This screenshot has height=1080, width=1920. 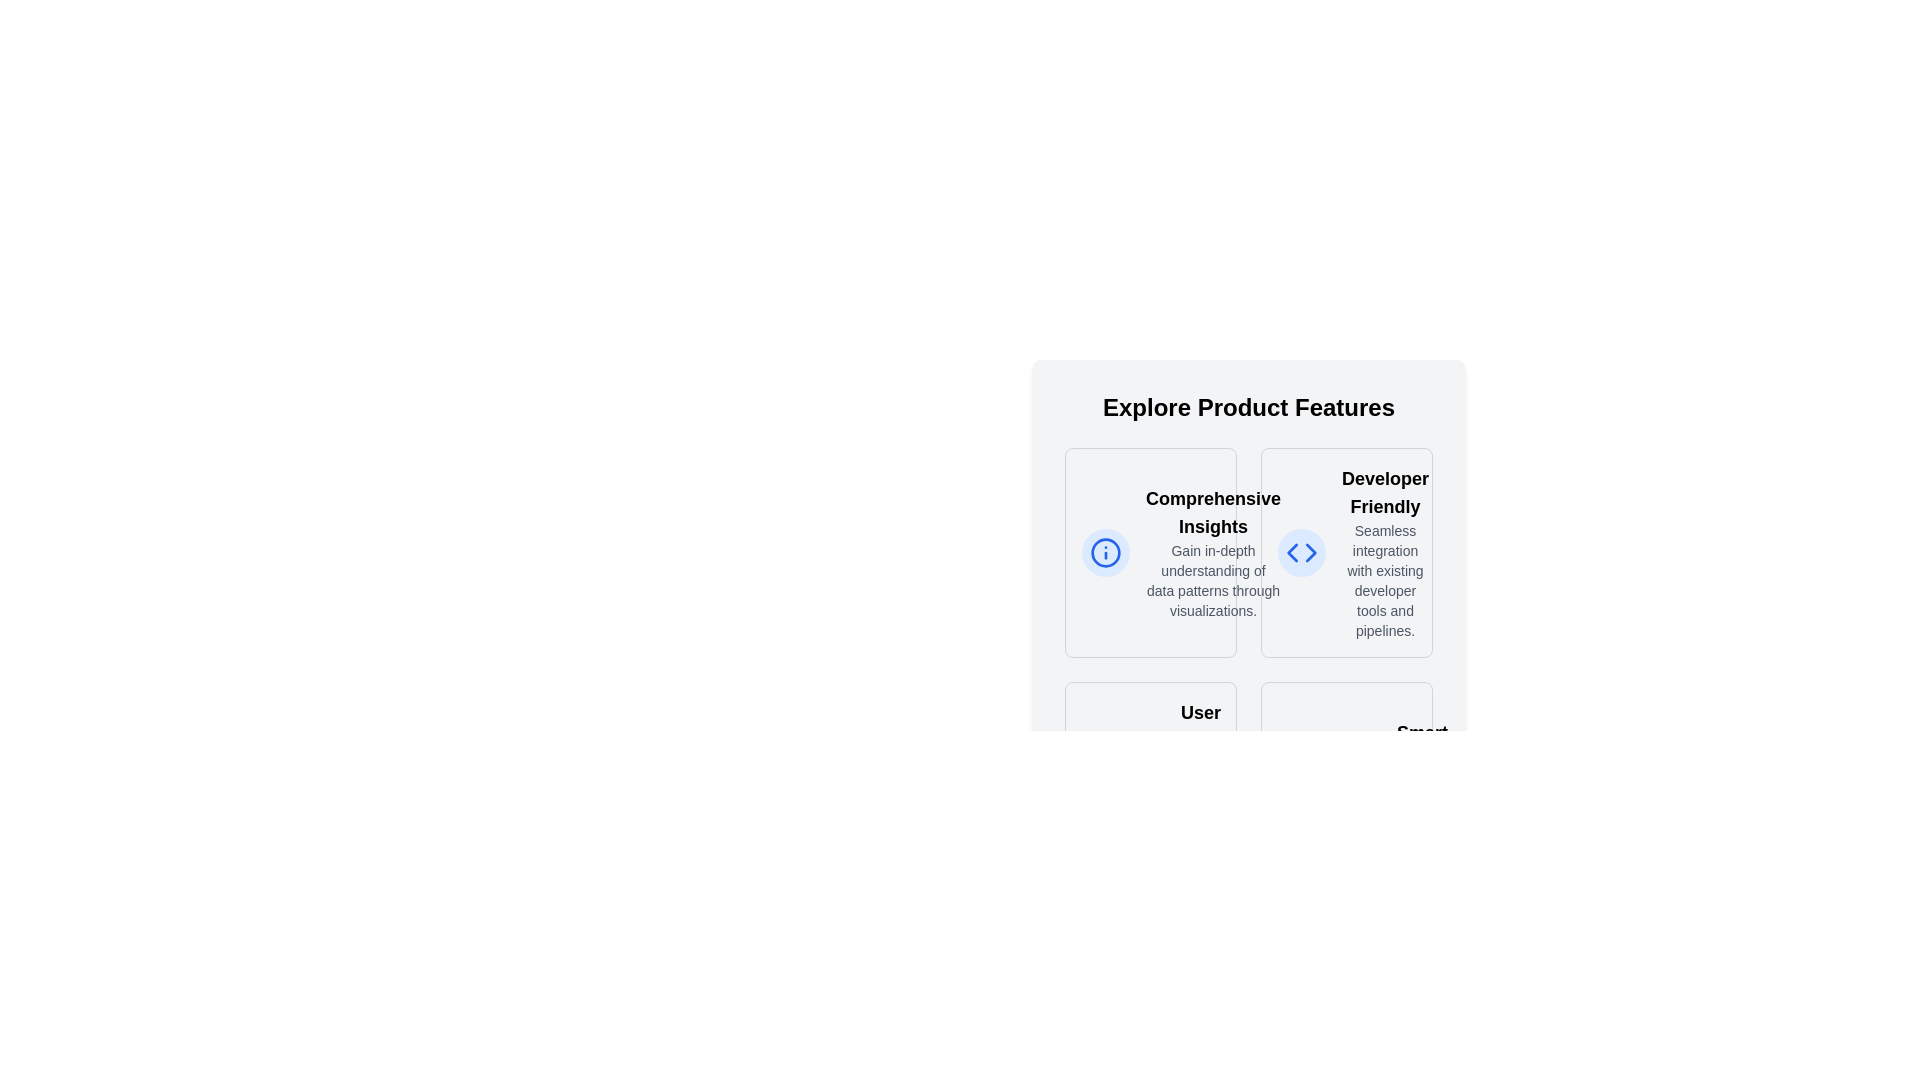 What do you see at coordinates (1347, 552) in the screenshot?
I see `the information card that provides details about a developer-friendly approach, located as the second card in the grid layout, to the right of 'Comprehensive Insights' and above 'Smart Recommendations'` at bounding box center [1347, 552].